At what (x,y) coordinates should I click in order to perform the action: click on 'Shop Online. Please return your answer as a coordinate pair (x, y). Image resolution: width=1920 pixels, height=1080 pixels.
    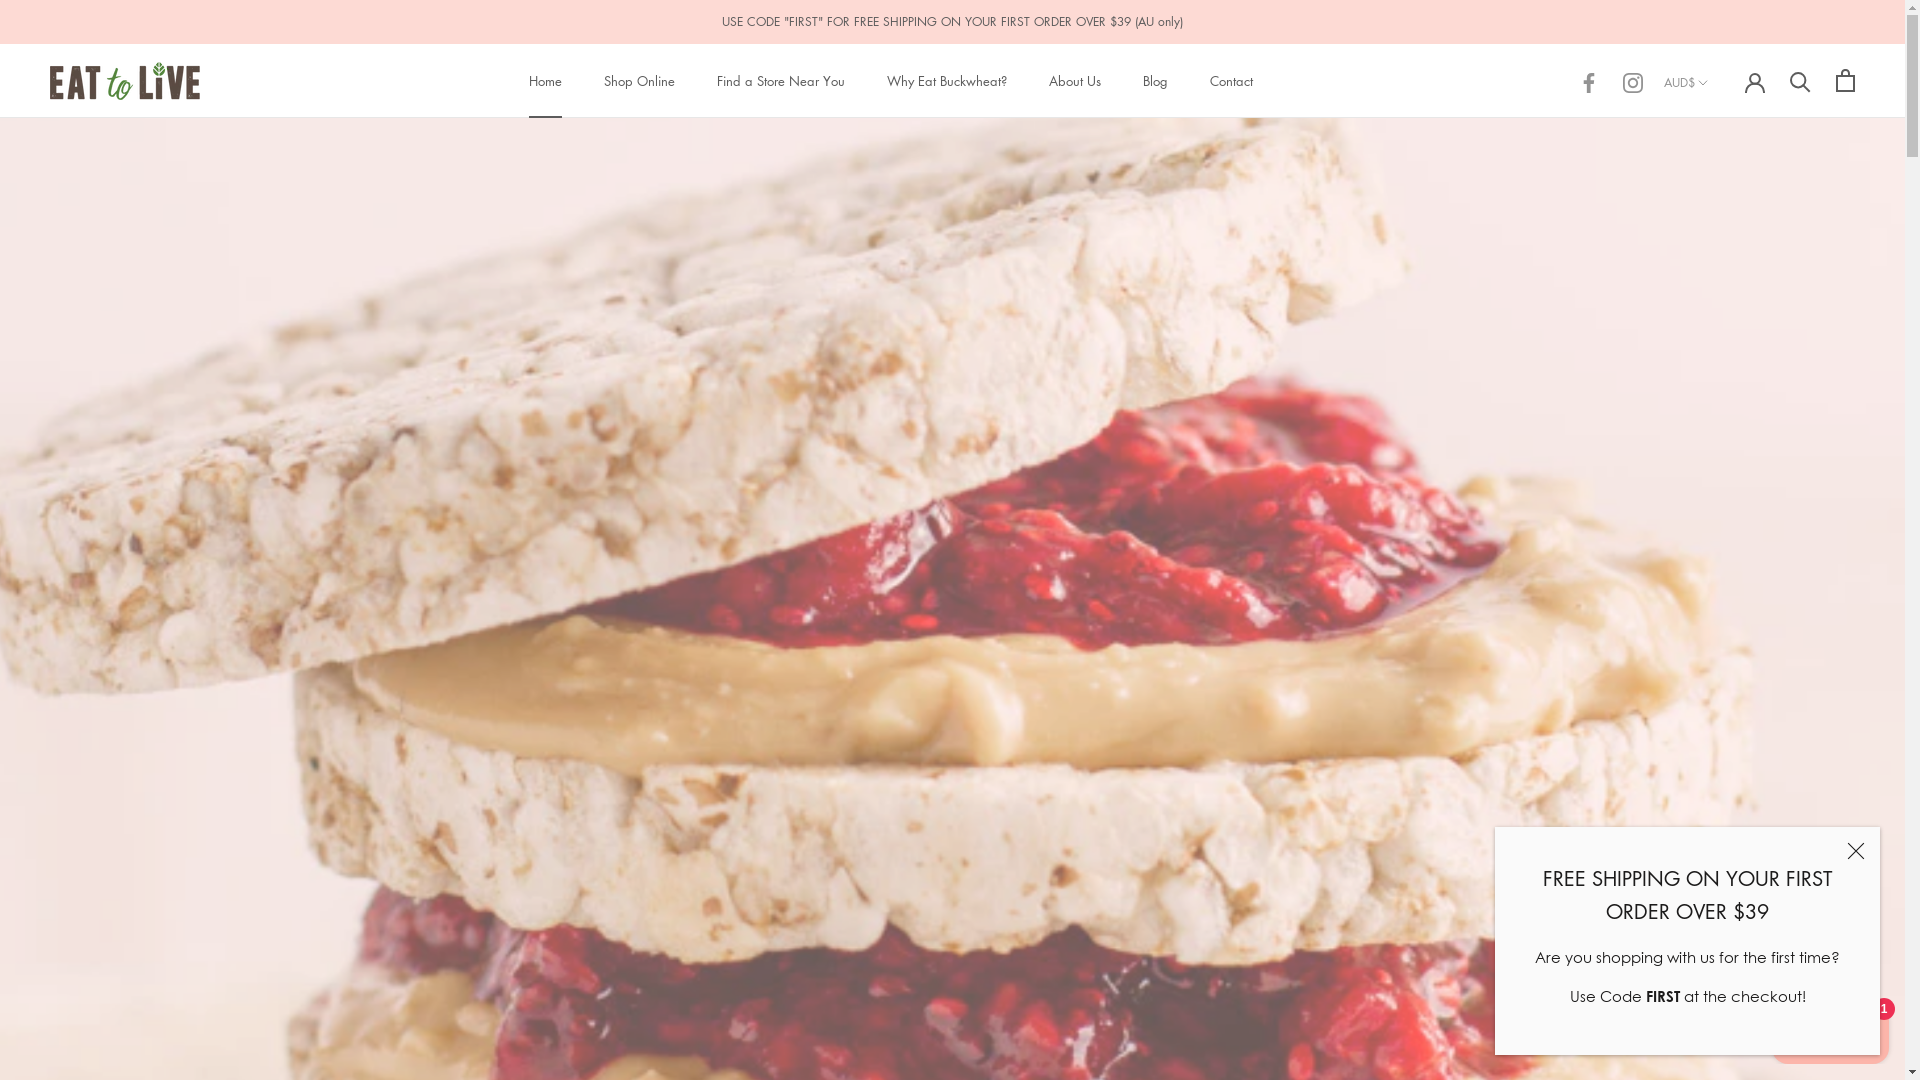
    Looking at the image, I should click on (638, 79).